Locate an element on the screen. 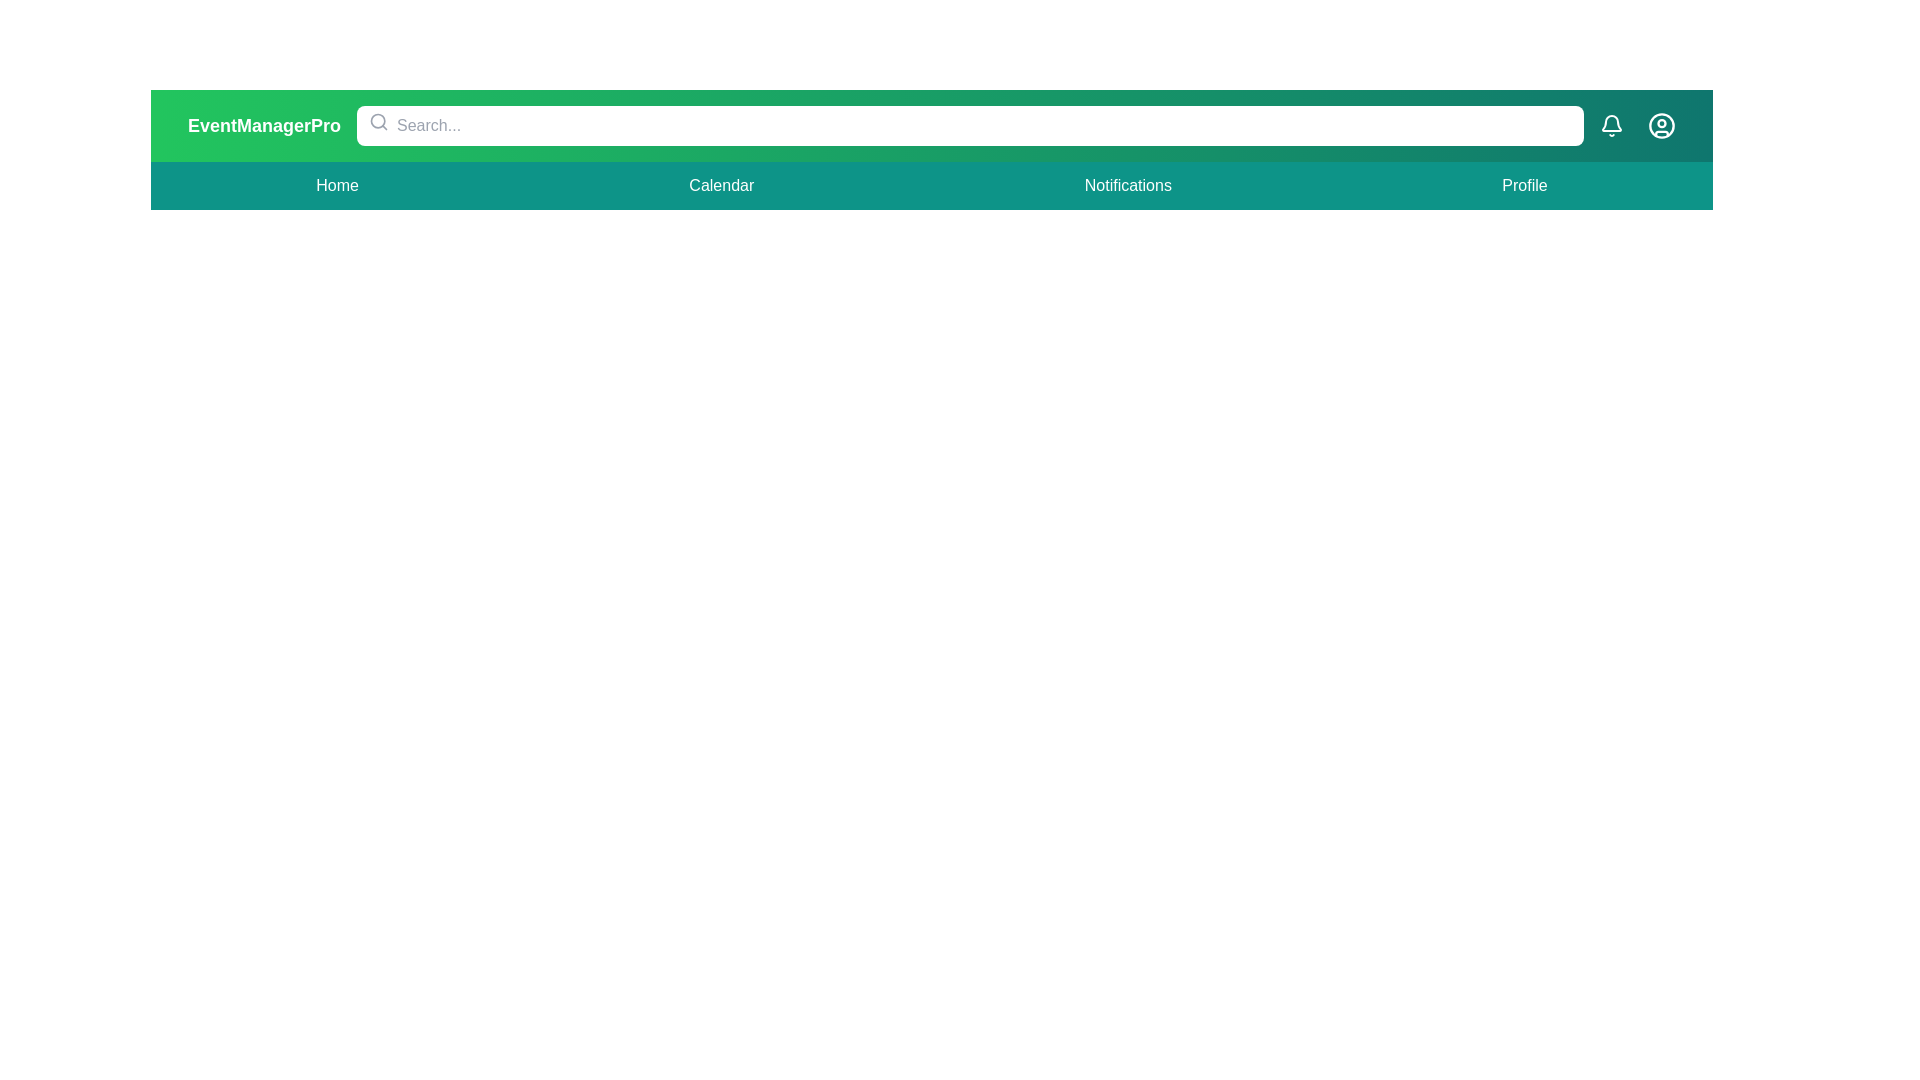  the search bar and type 'Event Management' is located at coordinates (969, 126).